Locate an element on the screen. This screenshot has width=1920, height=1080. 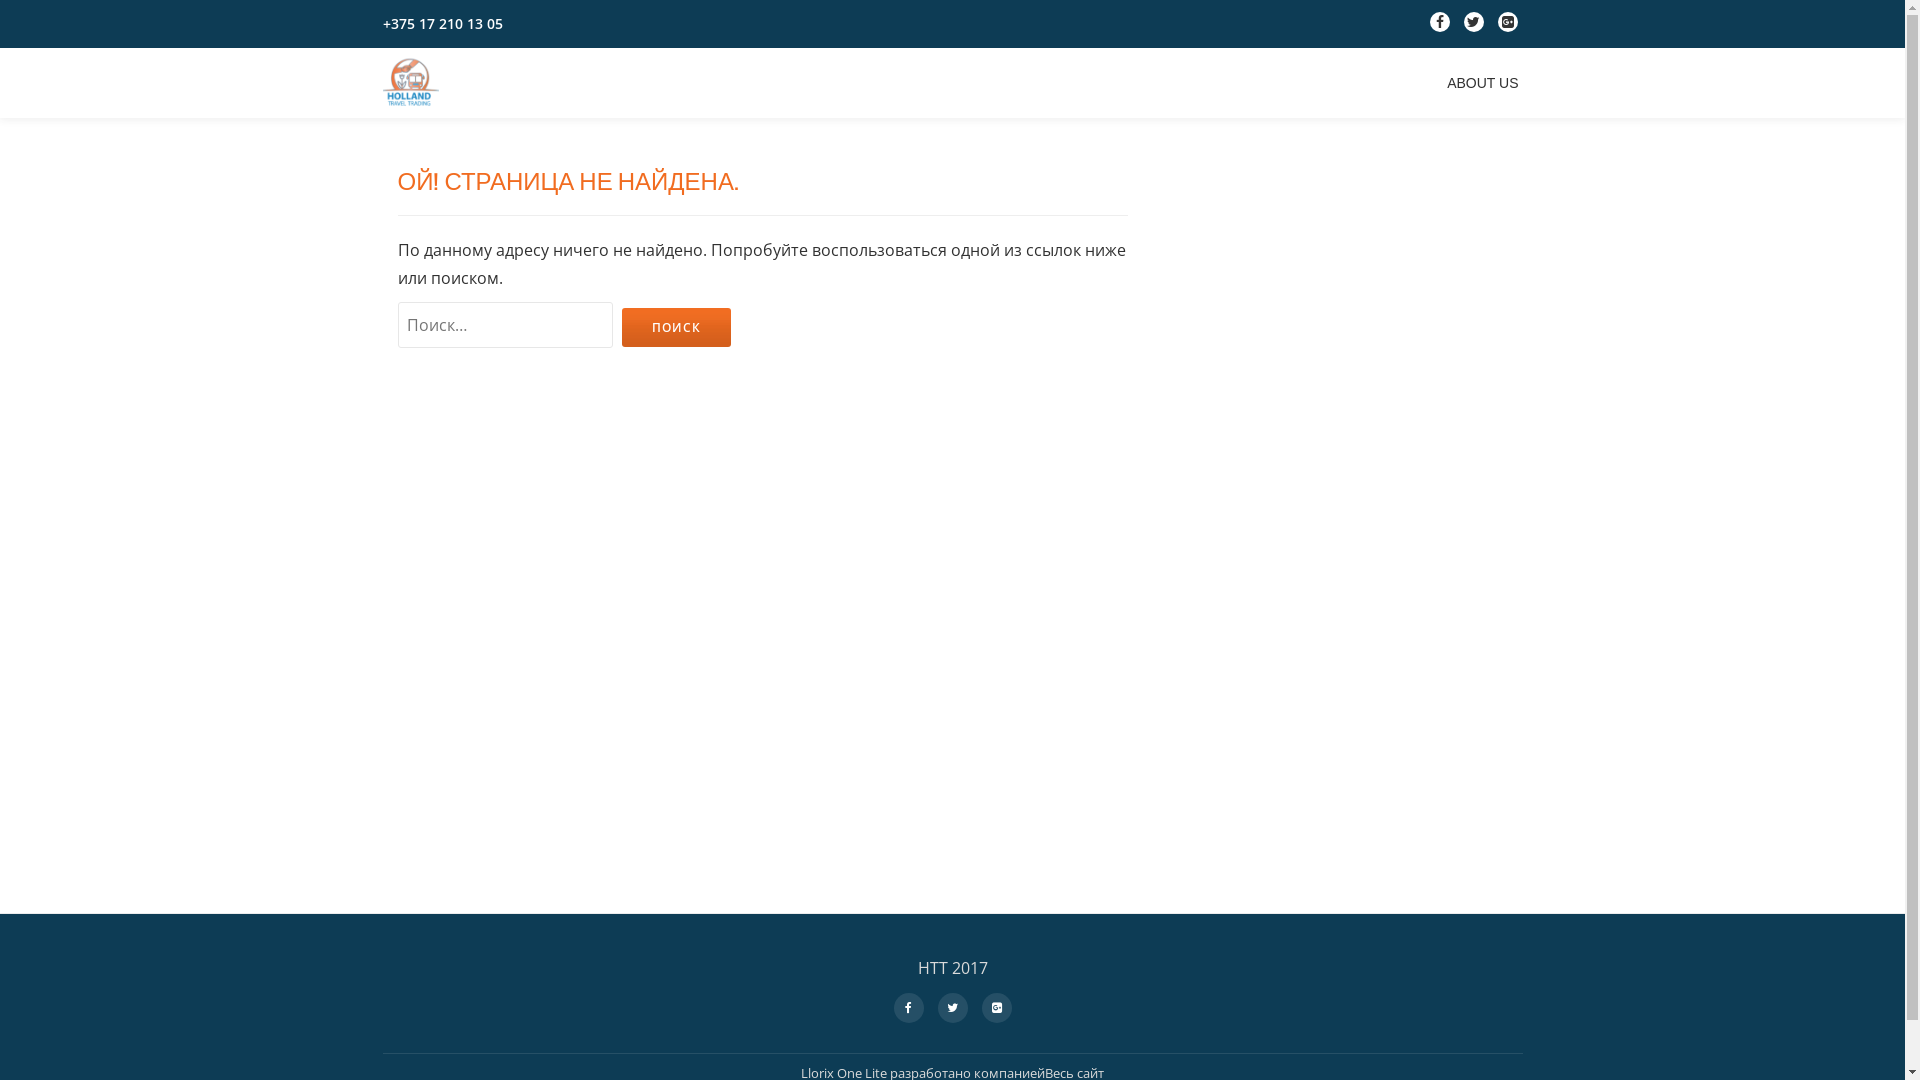
'Holland Travel Trading' is located at coordinates (382, 82).